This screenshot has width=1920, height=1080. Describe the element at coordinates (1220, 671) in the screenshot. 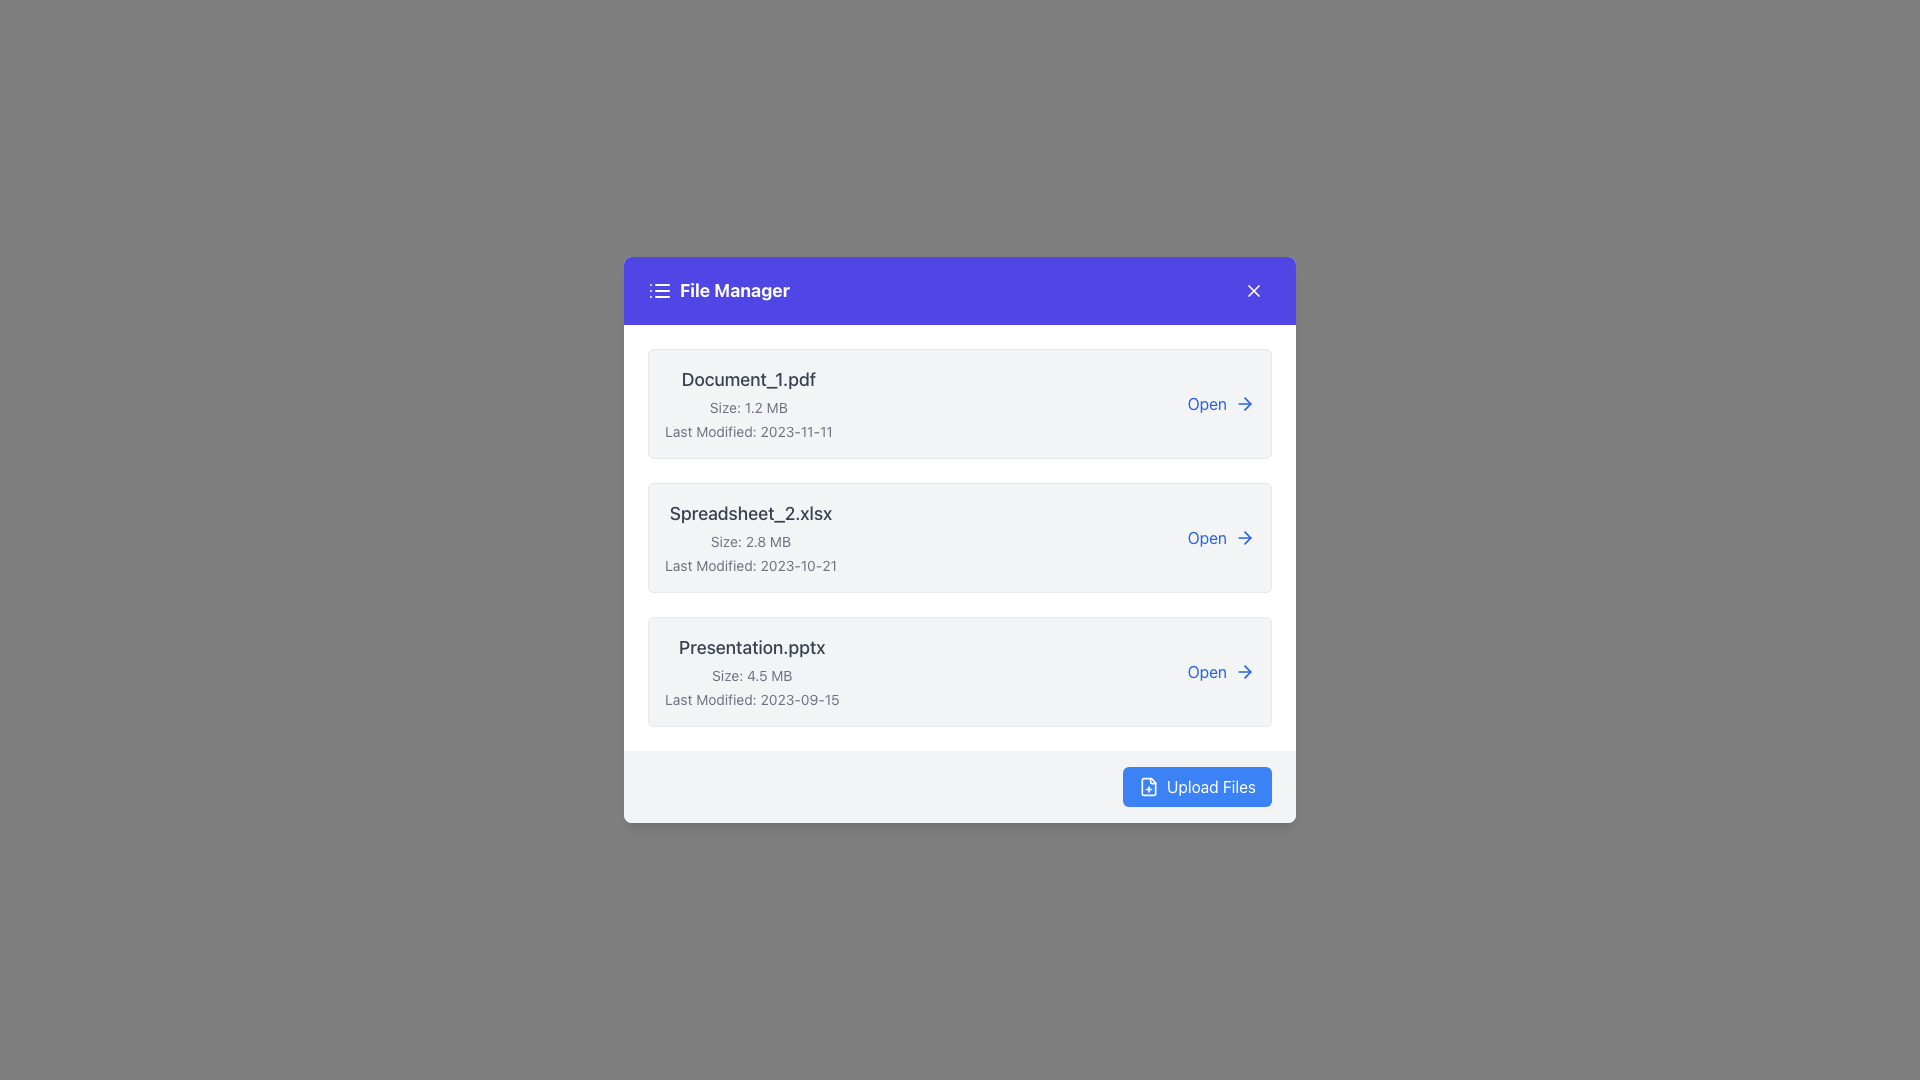

I see `the interactive text link with an icon for the file 'Presentation.pptx', which is the third 'Open' link from the top in the file entry list` at that location.